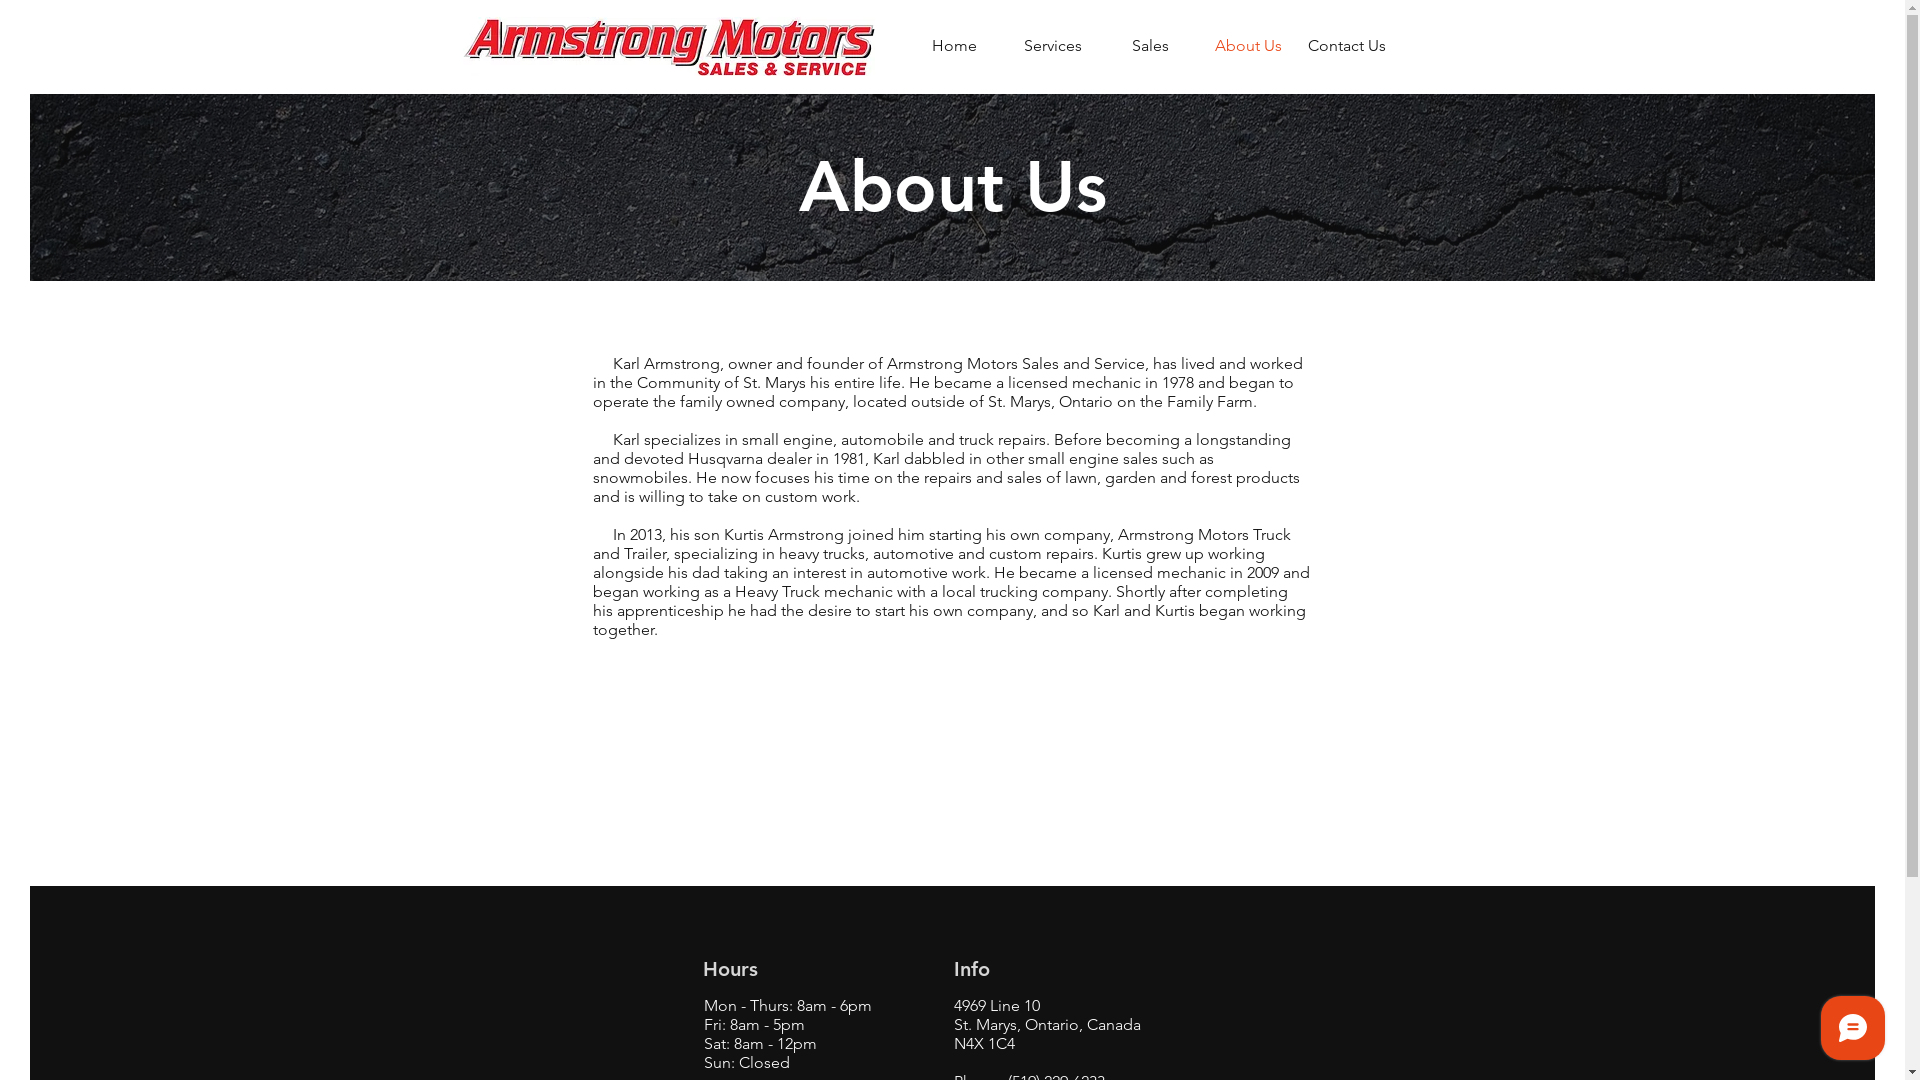 The width and height of the screenshot is (1920, 1080). Describe the element at coordinates (954, 45) in the screenshot. I see `'Home'` at that location.